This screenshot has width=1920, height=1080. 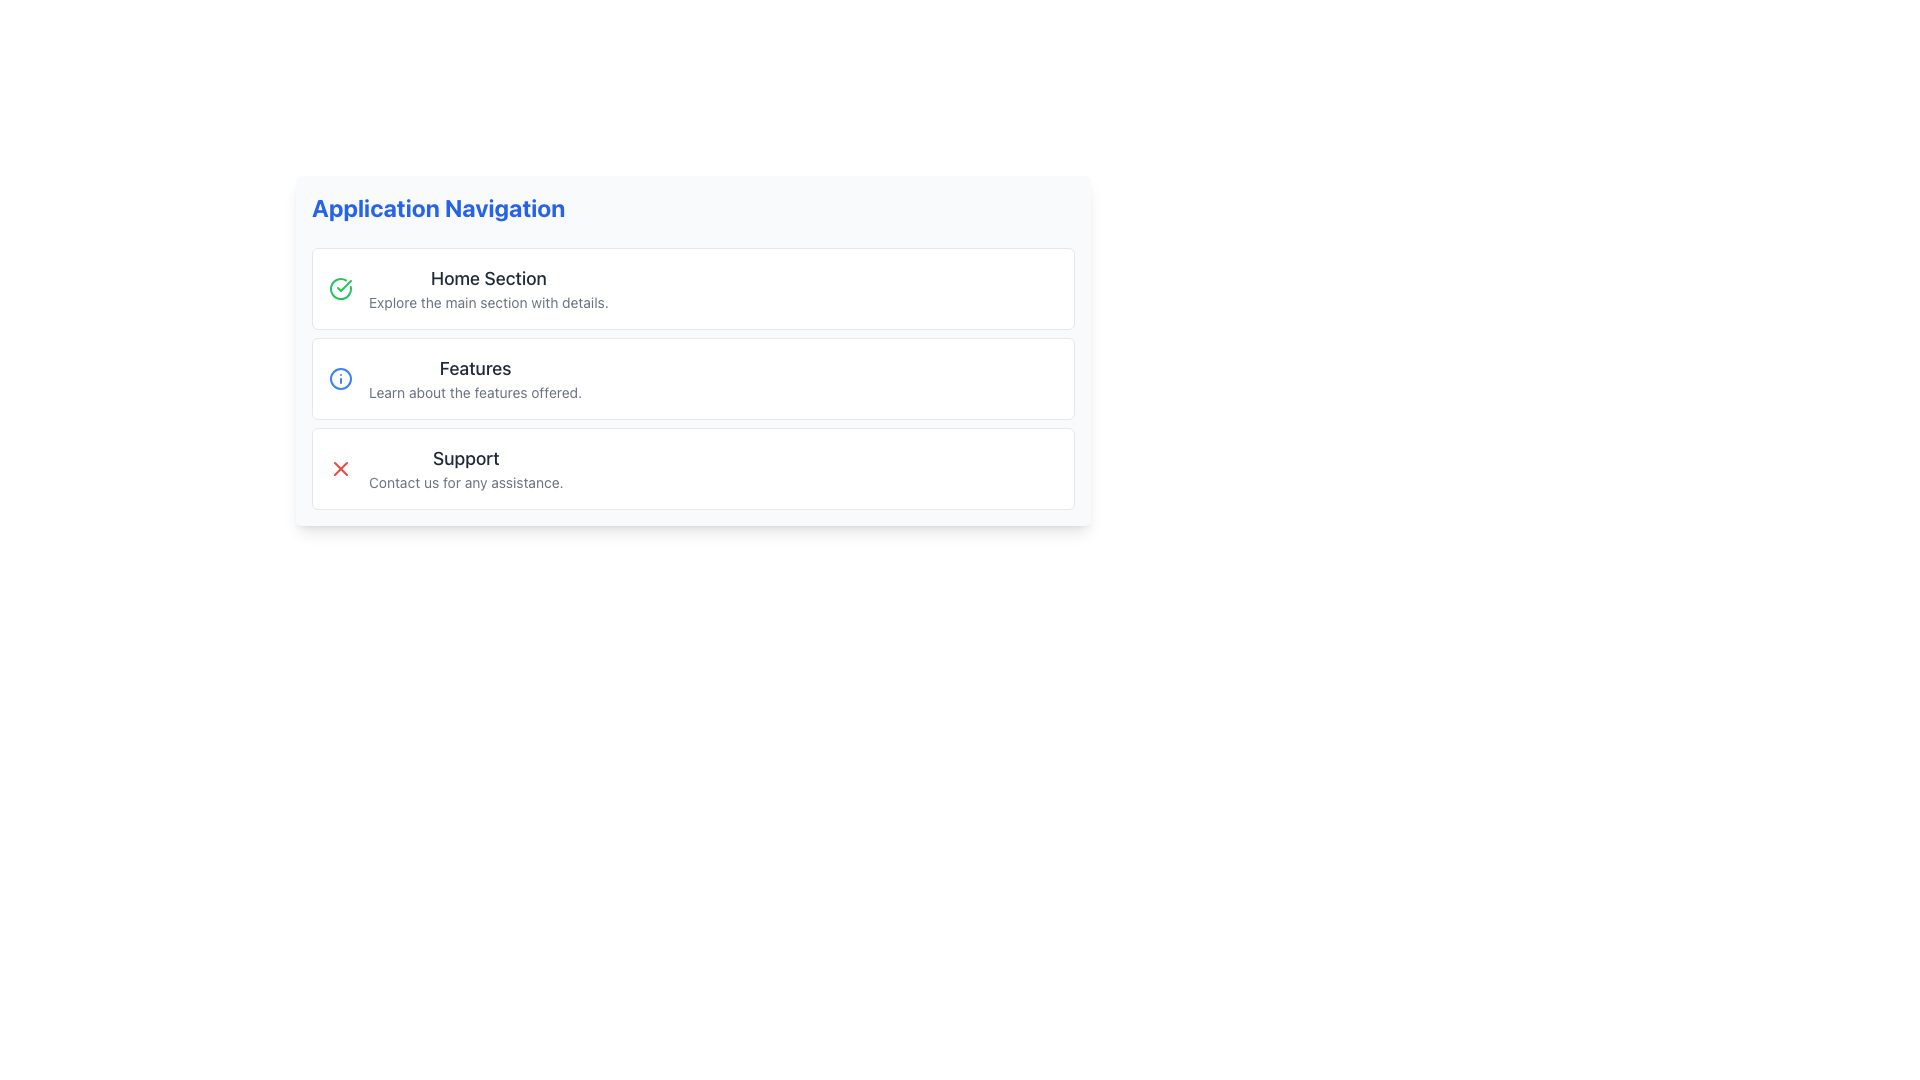 I want to click on informative content in the second section of the interface that describes the application's features, so click(x=693, y=350).